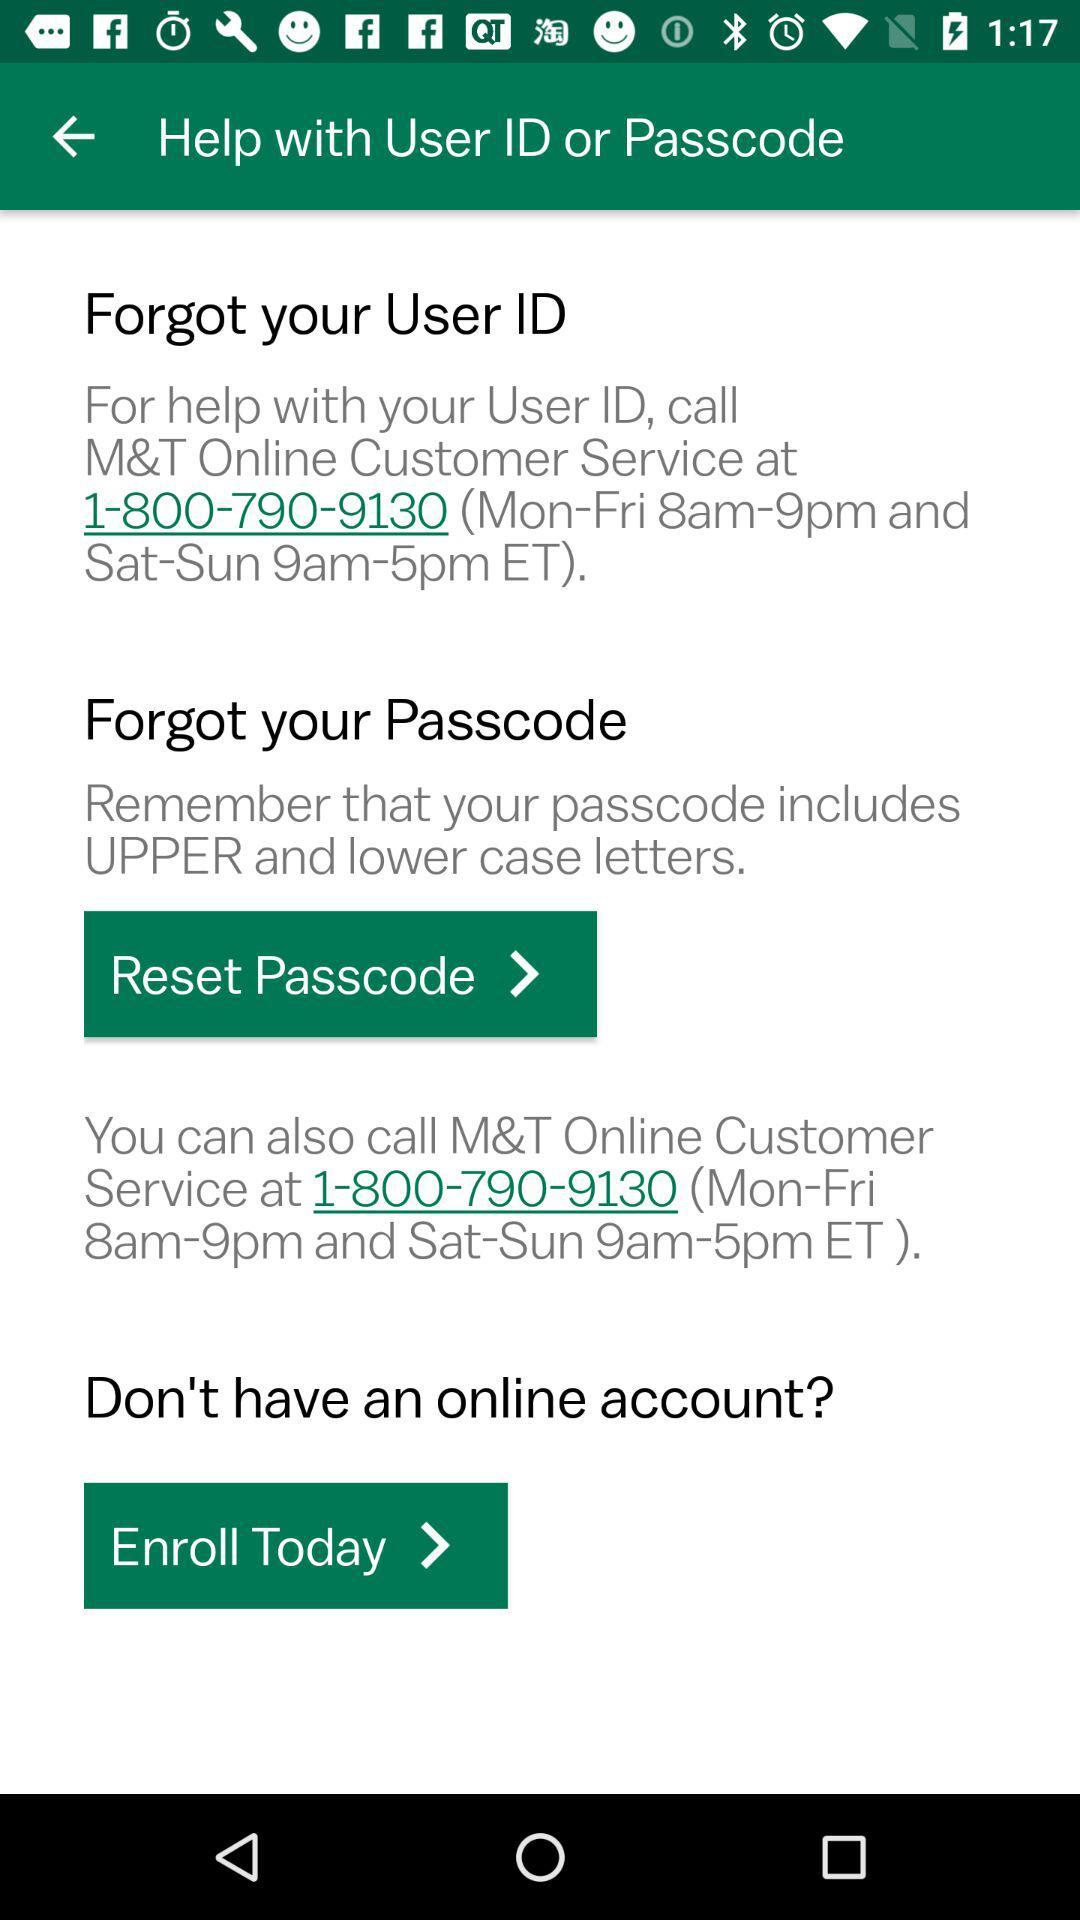  Describe the element at coordinates (295, 1544) in the screenshot. I see `item at the bottom left corner` at that location.